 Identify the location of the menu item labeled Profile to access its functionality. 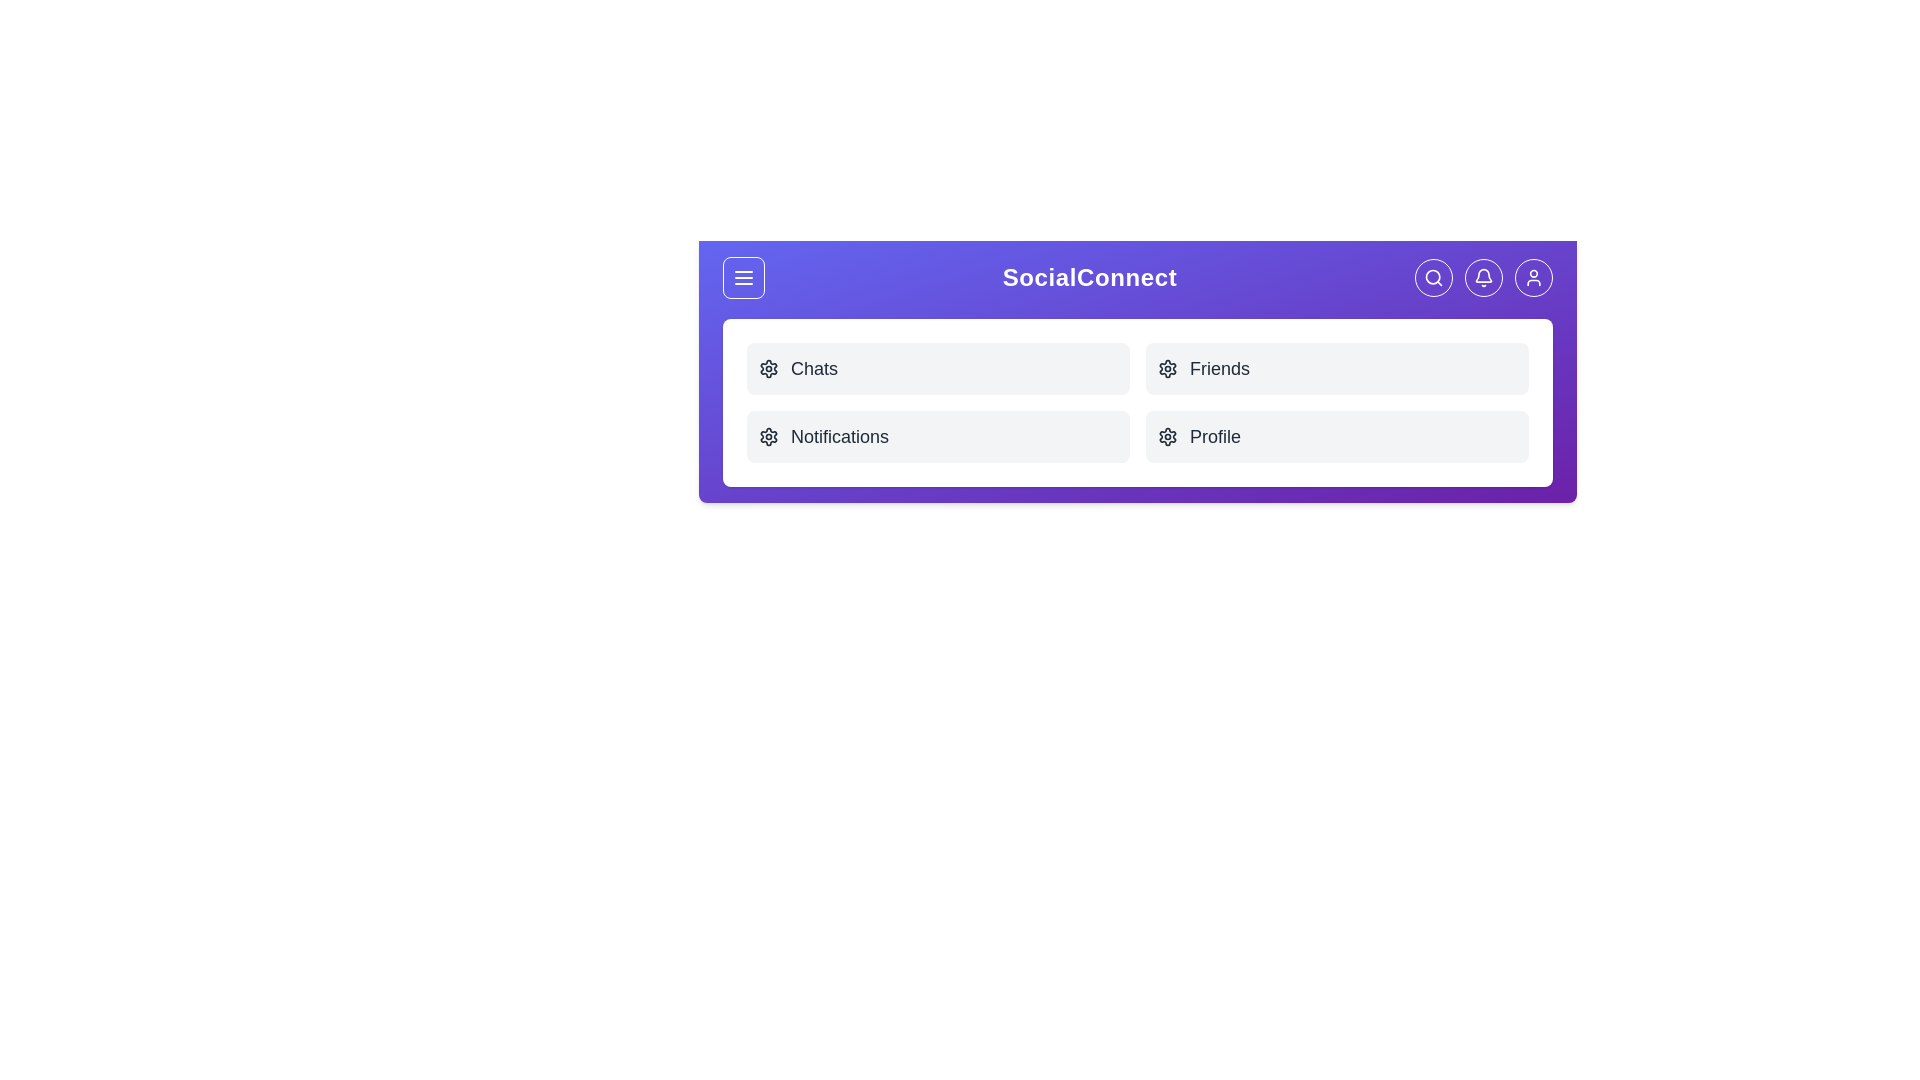
(1337, 435).